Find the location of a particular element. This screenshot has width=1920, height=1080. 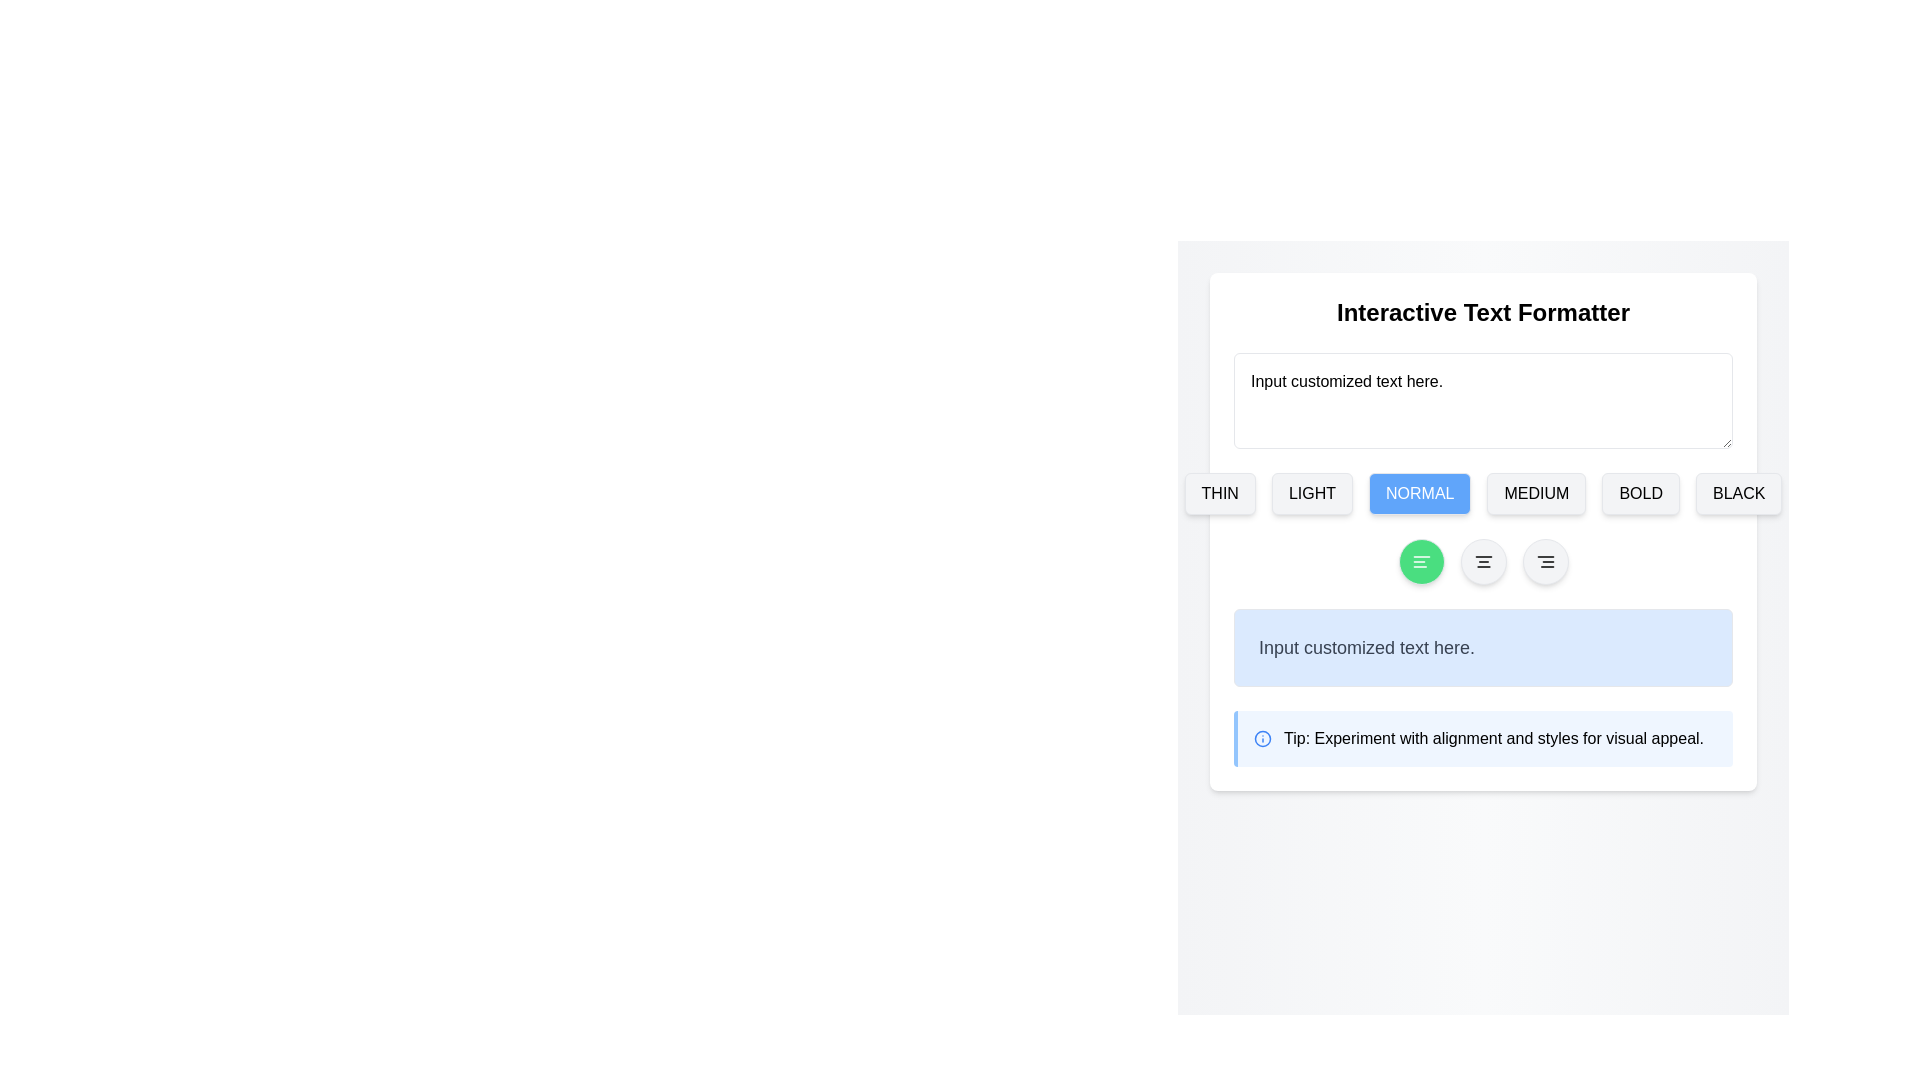

the center alignment icon located within a circular button in the alignment option group beneath the 'NORMAL' style button in the toolbar is located at coordinates (1483, 562).